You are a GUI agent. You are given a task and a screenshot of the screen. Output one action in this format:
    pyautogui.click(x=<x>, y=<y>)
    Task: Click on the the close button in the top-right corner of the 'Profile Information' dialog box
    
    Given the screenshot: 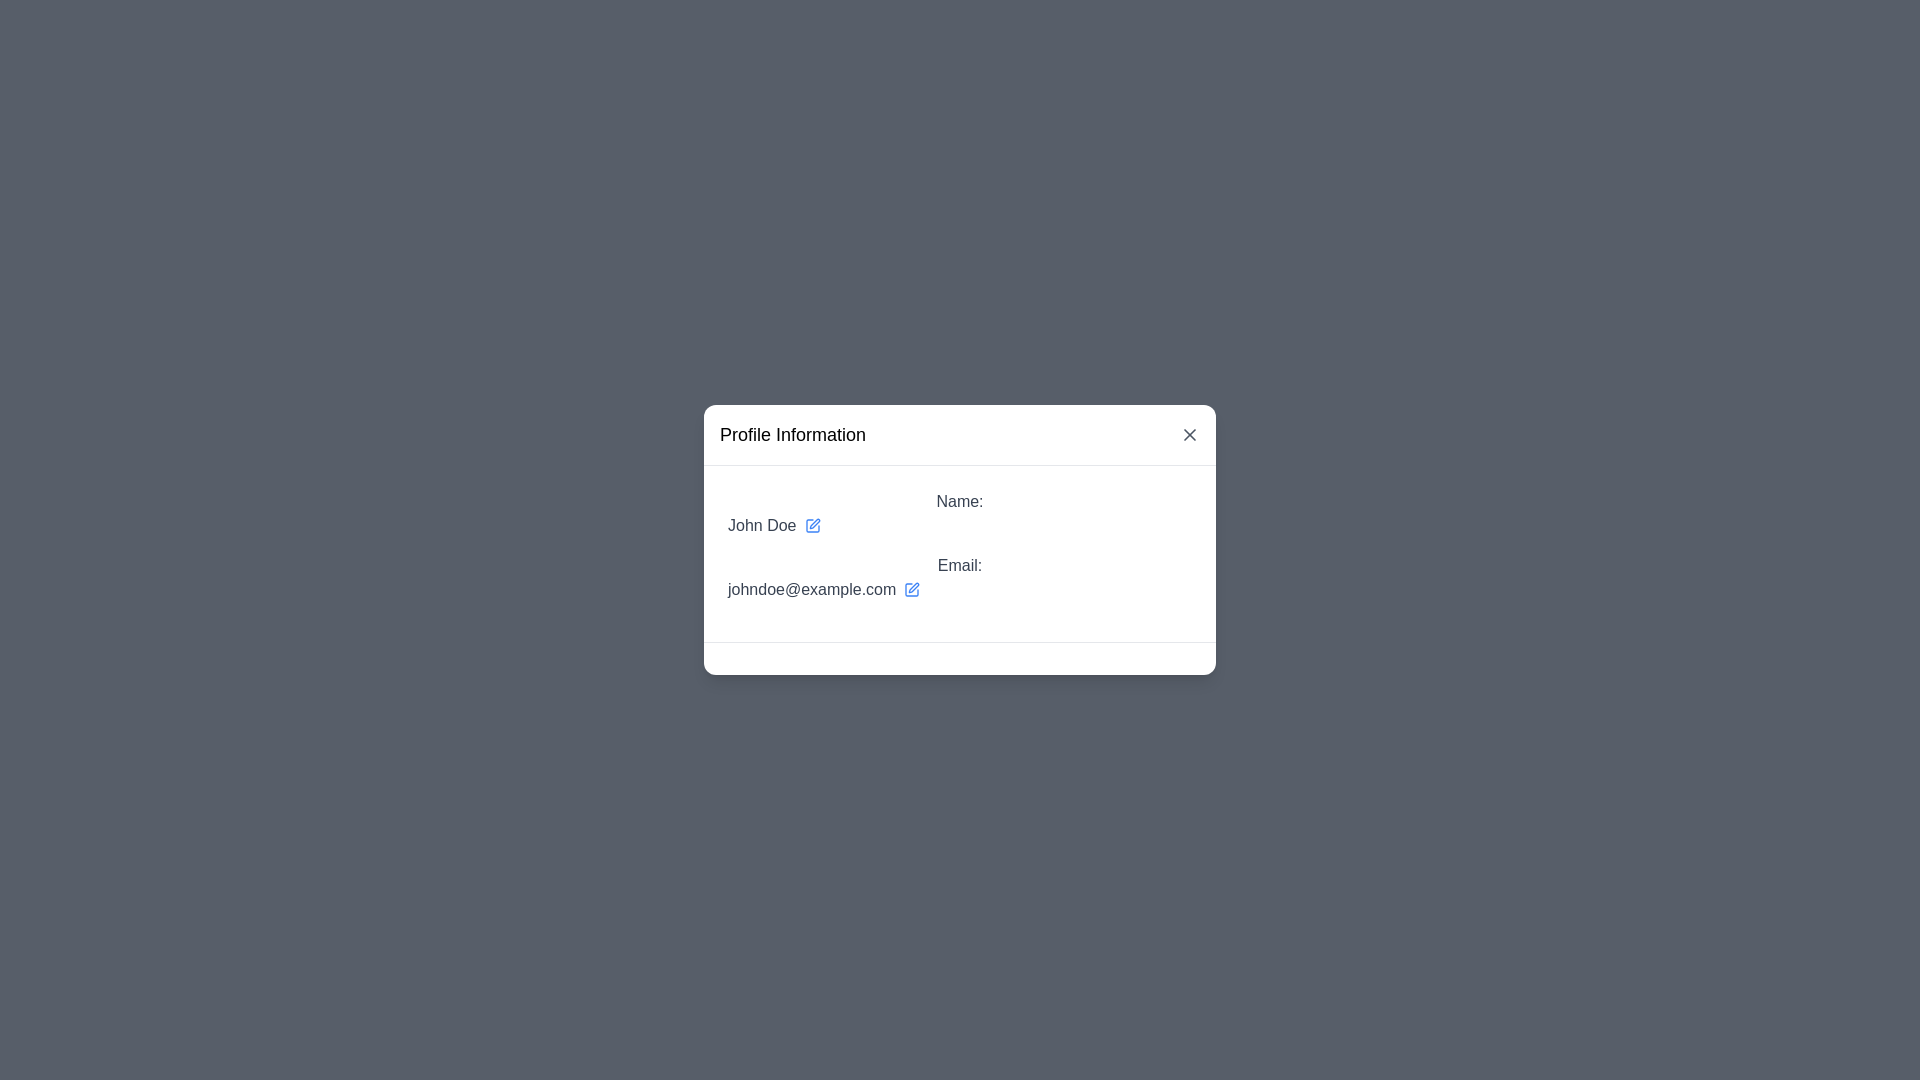 What is the action you would take?
    pyautogui.click(x=1190, y=434)
    